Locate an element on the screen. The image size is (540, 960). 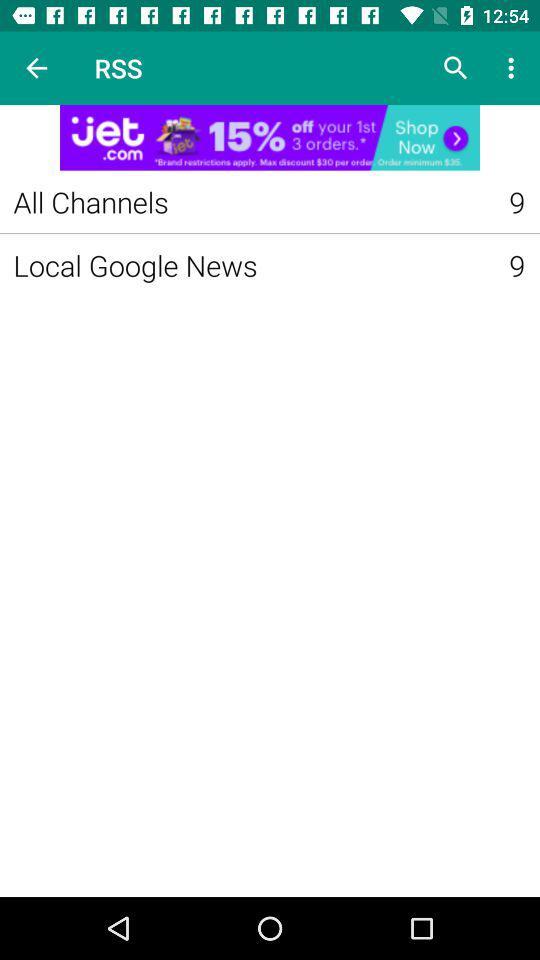
advertainment is located at coordinates (270, 136).